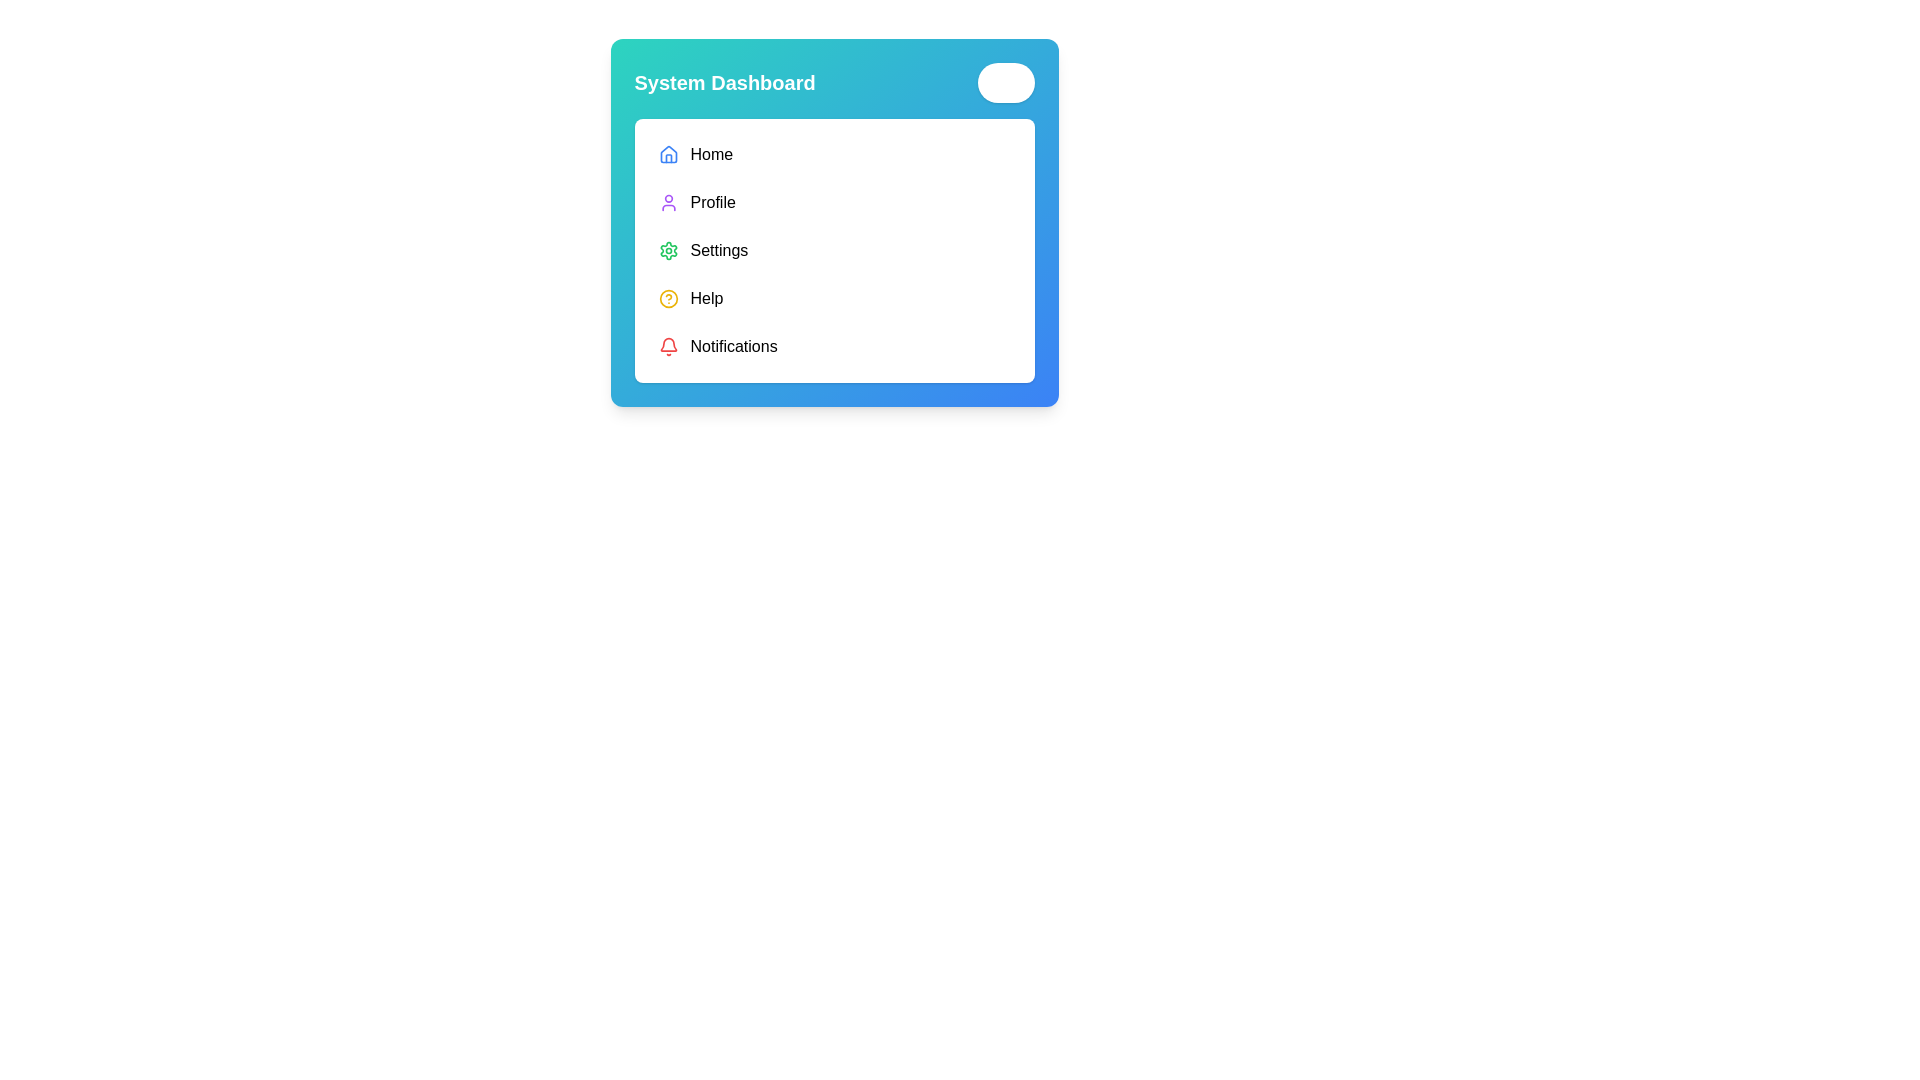 Image resolution: width=1920 pixels, height=1080 pixels. I want to click on the last navigation item in the vertically stacked menu under 'Help', so click(834, 346).